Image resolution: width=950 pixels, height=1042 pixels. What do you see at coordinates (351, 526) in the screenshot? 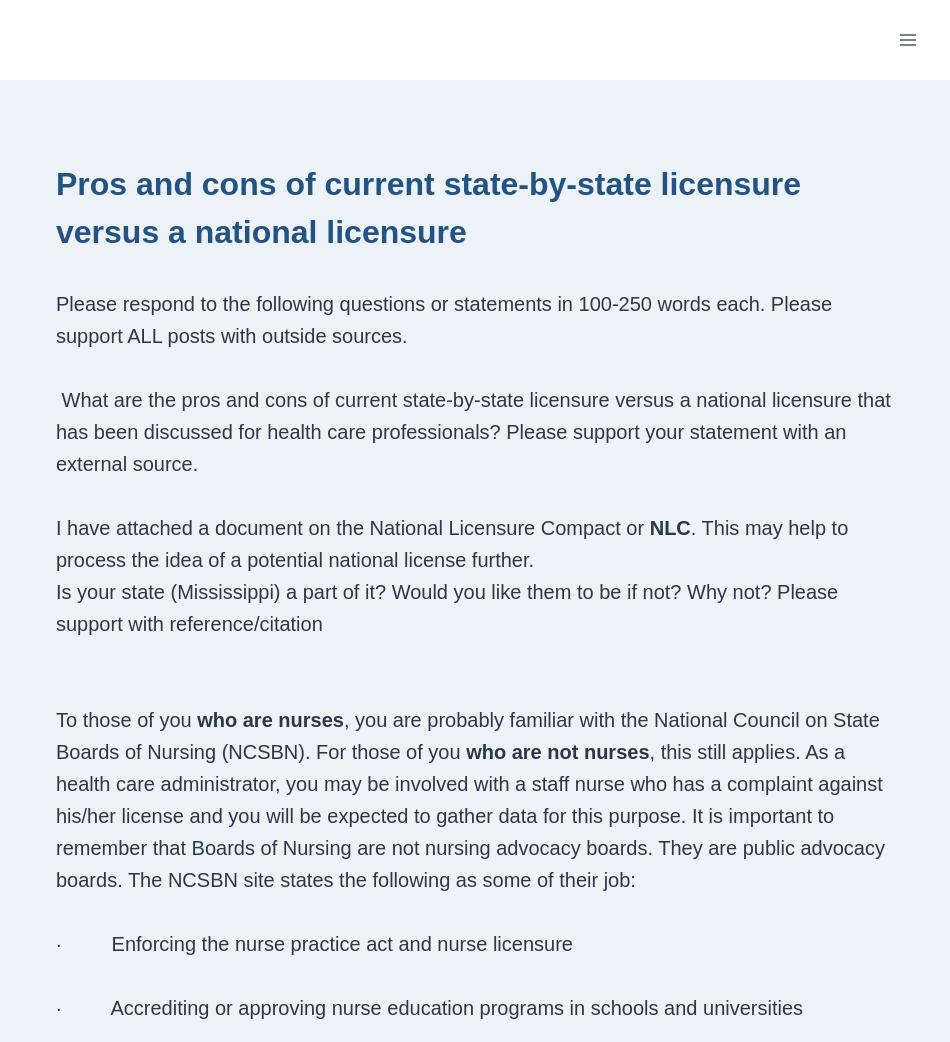
I see `'I have attached a document on the National Licensure Compact or'` at bounding box center [351, 526].